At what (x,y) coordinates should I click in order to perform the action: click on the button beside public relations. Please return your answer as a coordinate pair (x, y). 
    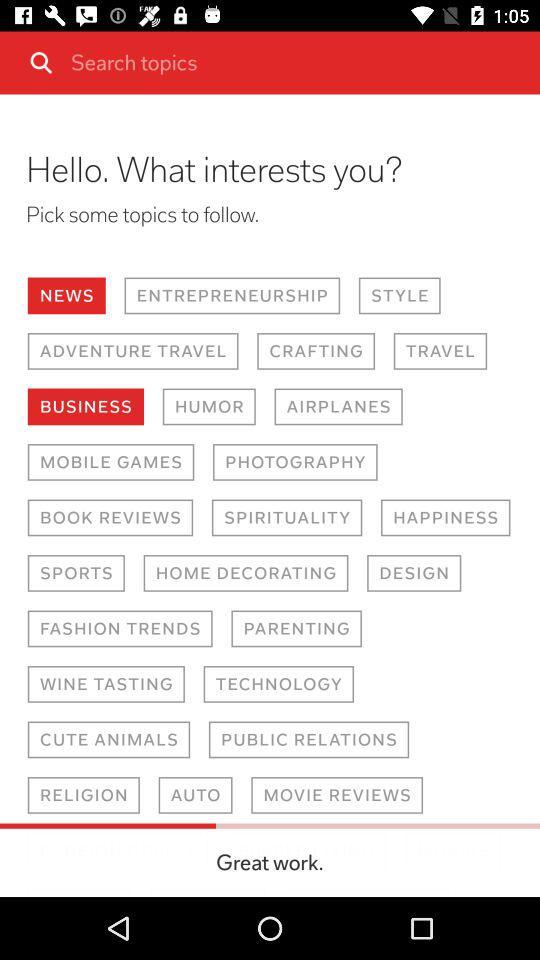
    Looking at the image, I should click on (109, 738).